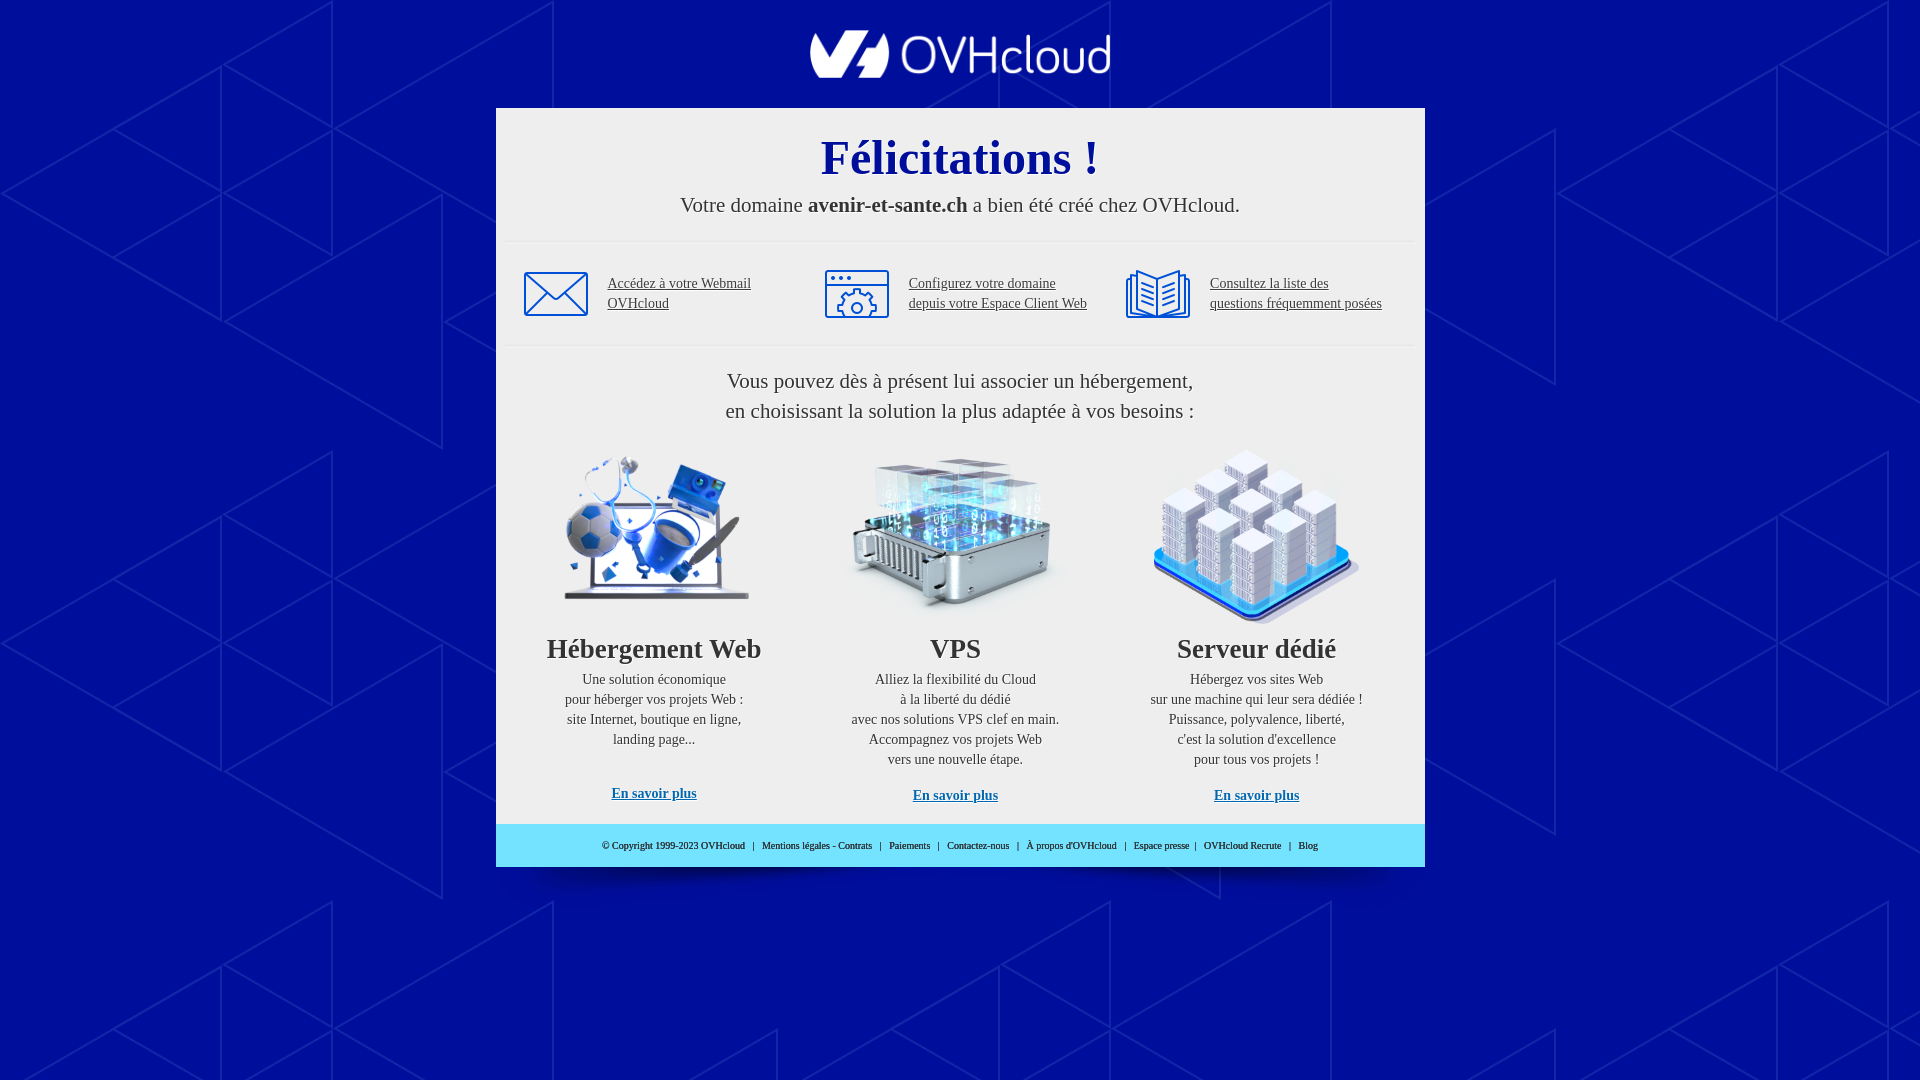 The image size is (1920, 1080). What do you see at coordinates (1308, 845) in the screenshot?
I see `'Blog'` at bounding box center [1308, 845].